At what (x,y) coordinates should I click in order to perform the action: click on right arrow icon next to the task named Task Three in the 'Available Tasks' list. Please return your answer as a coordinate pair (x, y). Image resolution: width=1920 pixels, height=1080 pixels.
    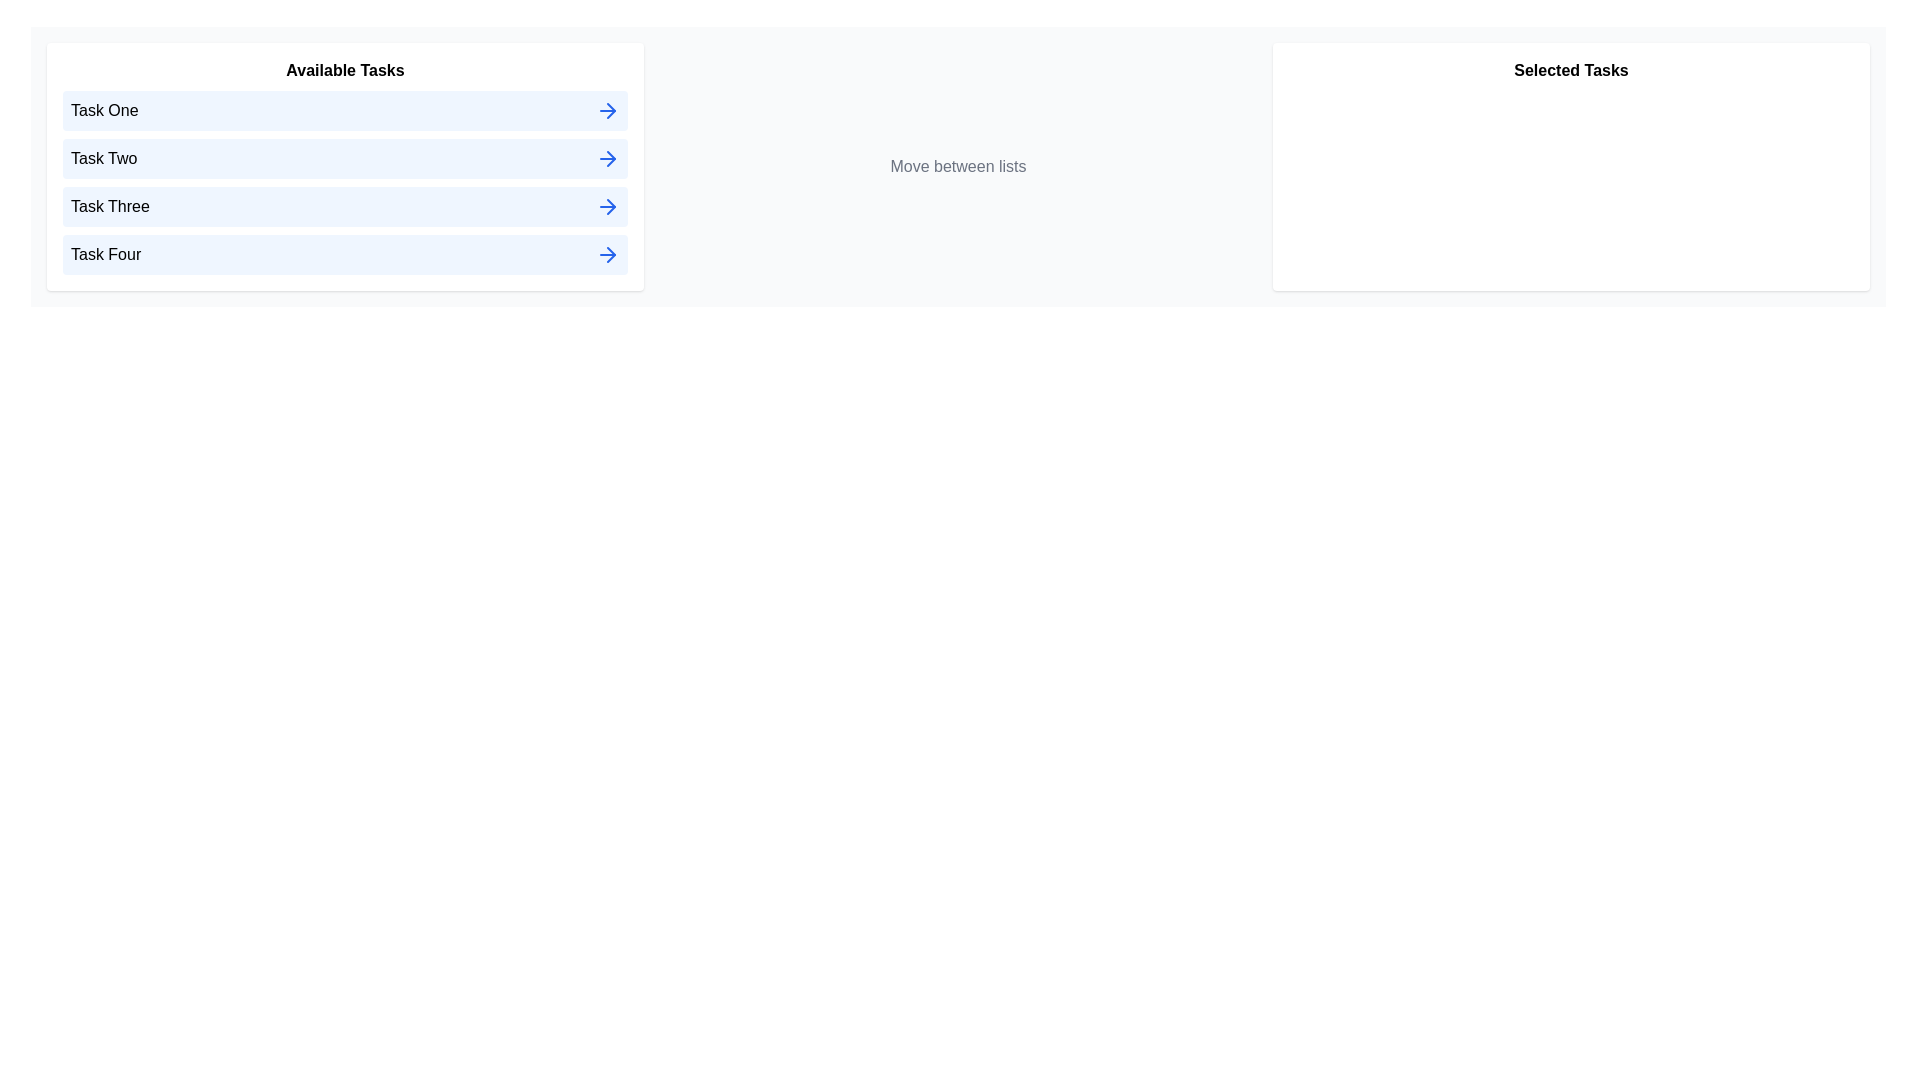
    Looking at the image, I should click on (607, 207).